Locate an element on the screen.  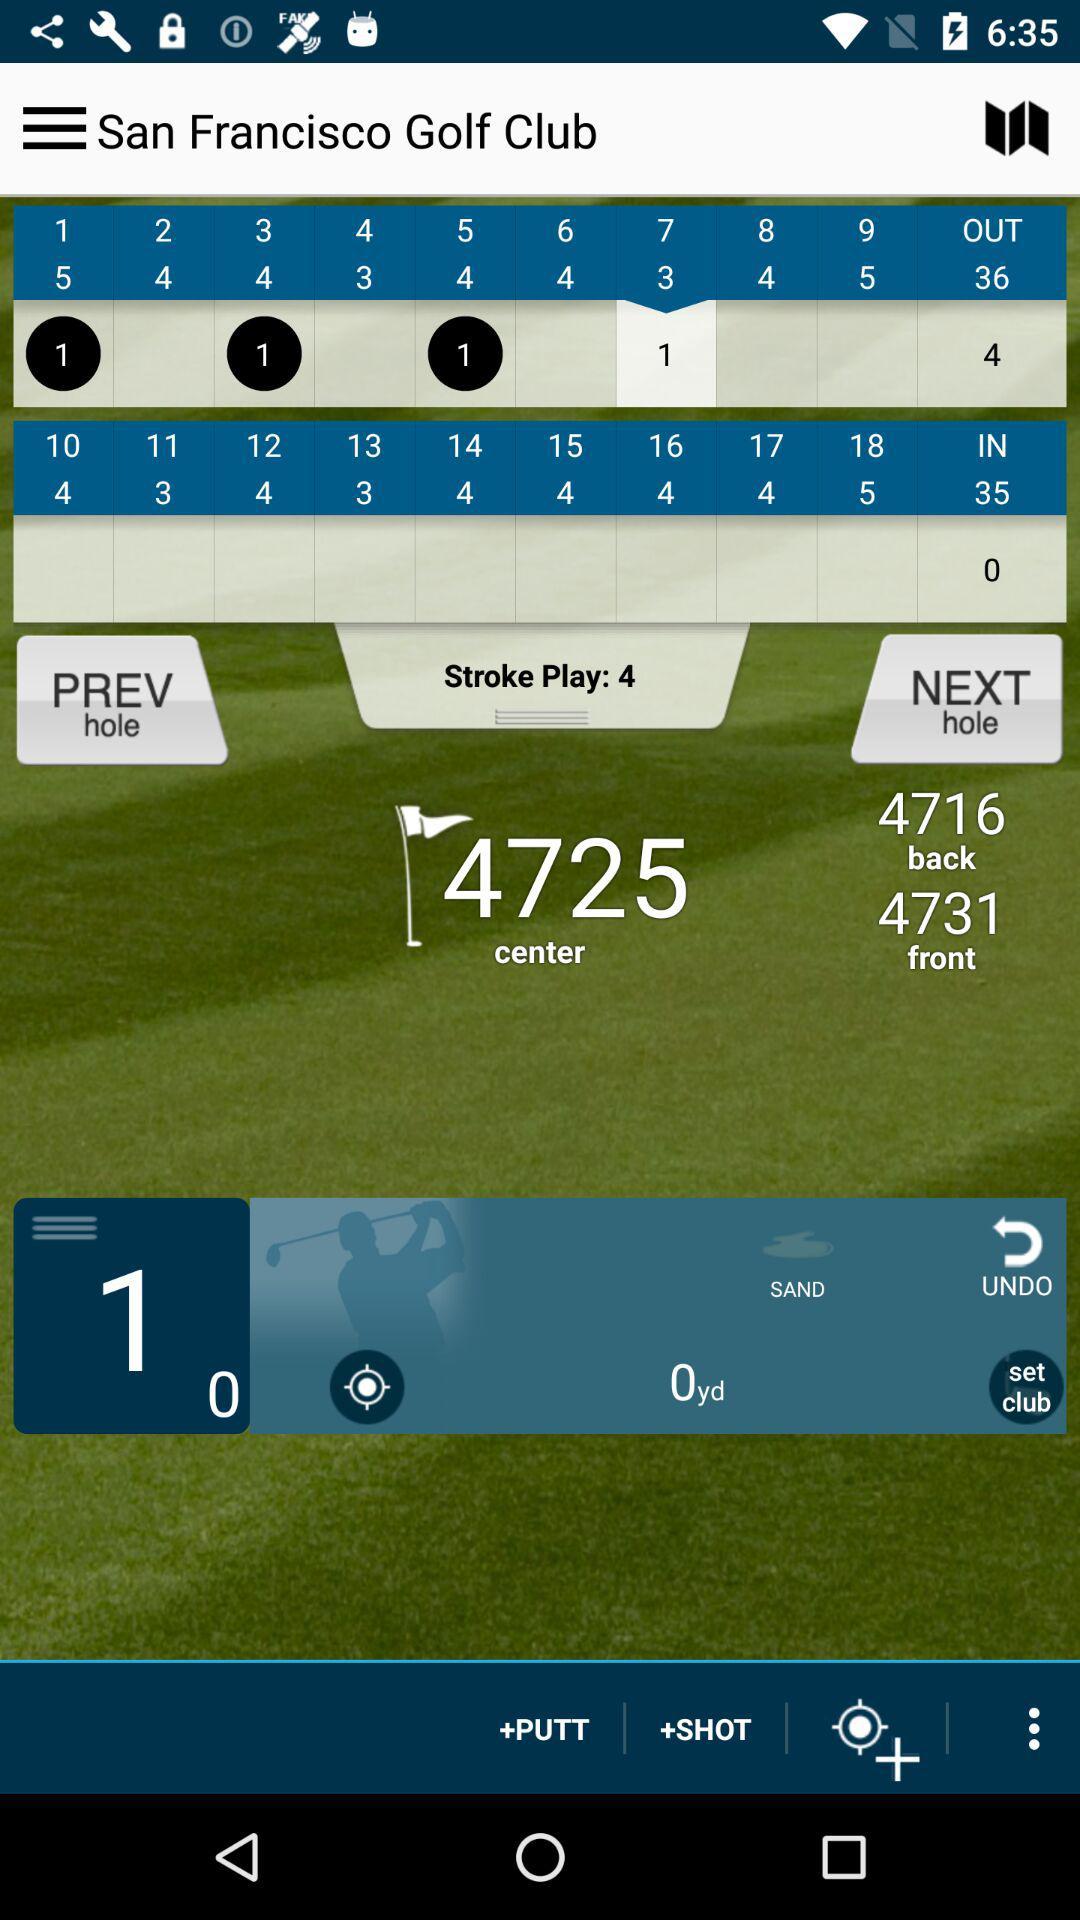
use gps location is located at coordinates (367, 1385).